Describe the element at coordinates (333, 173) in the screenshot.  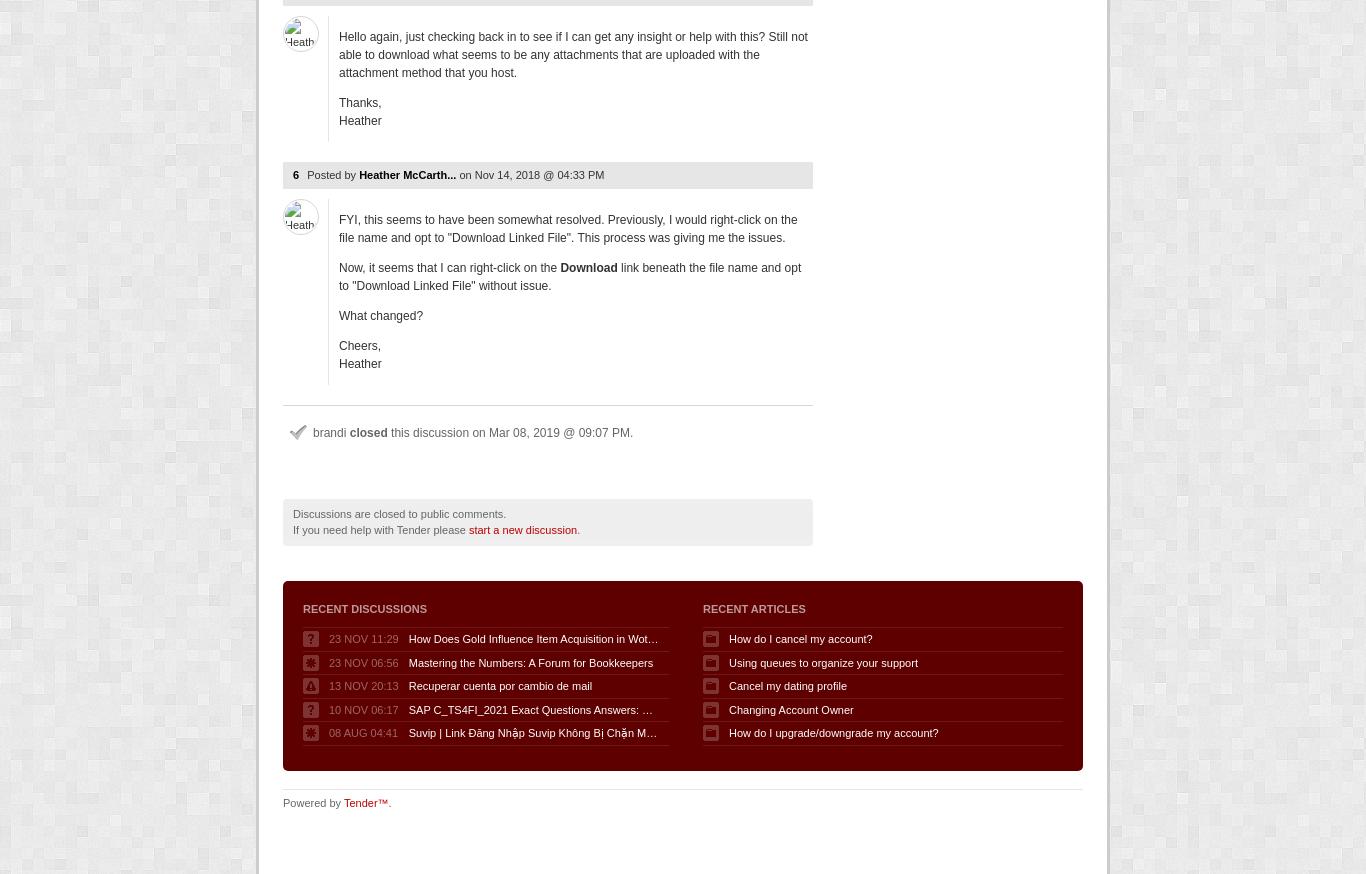
I see `'Posted by'` at that location.